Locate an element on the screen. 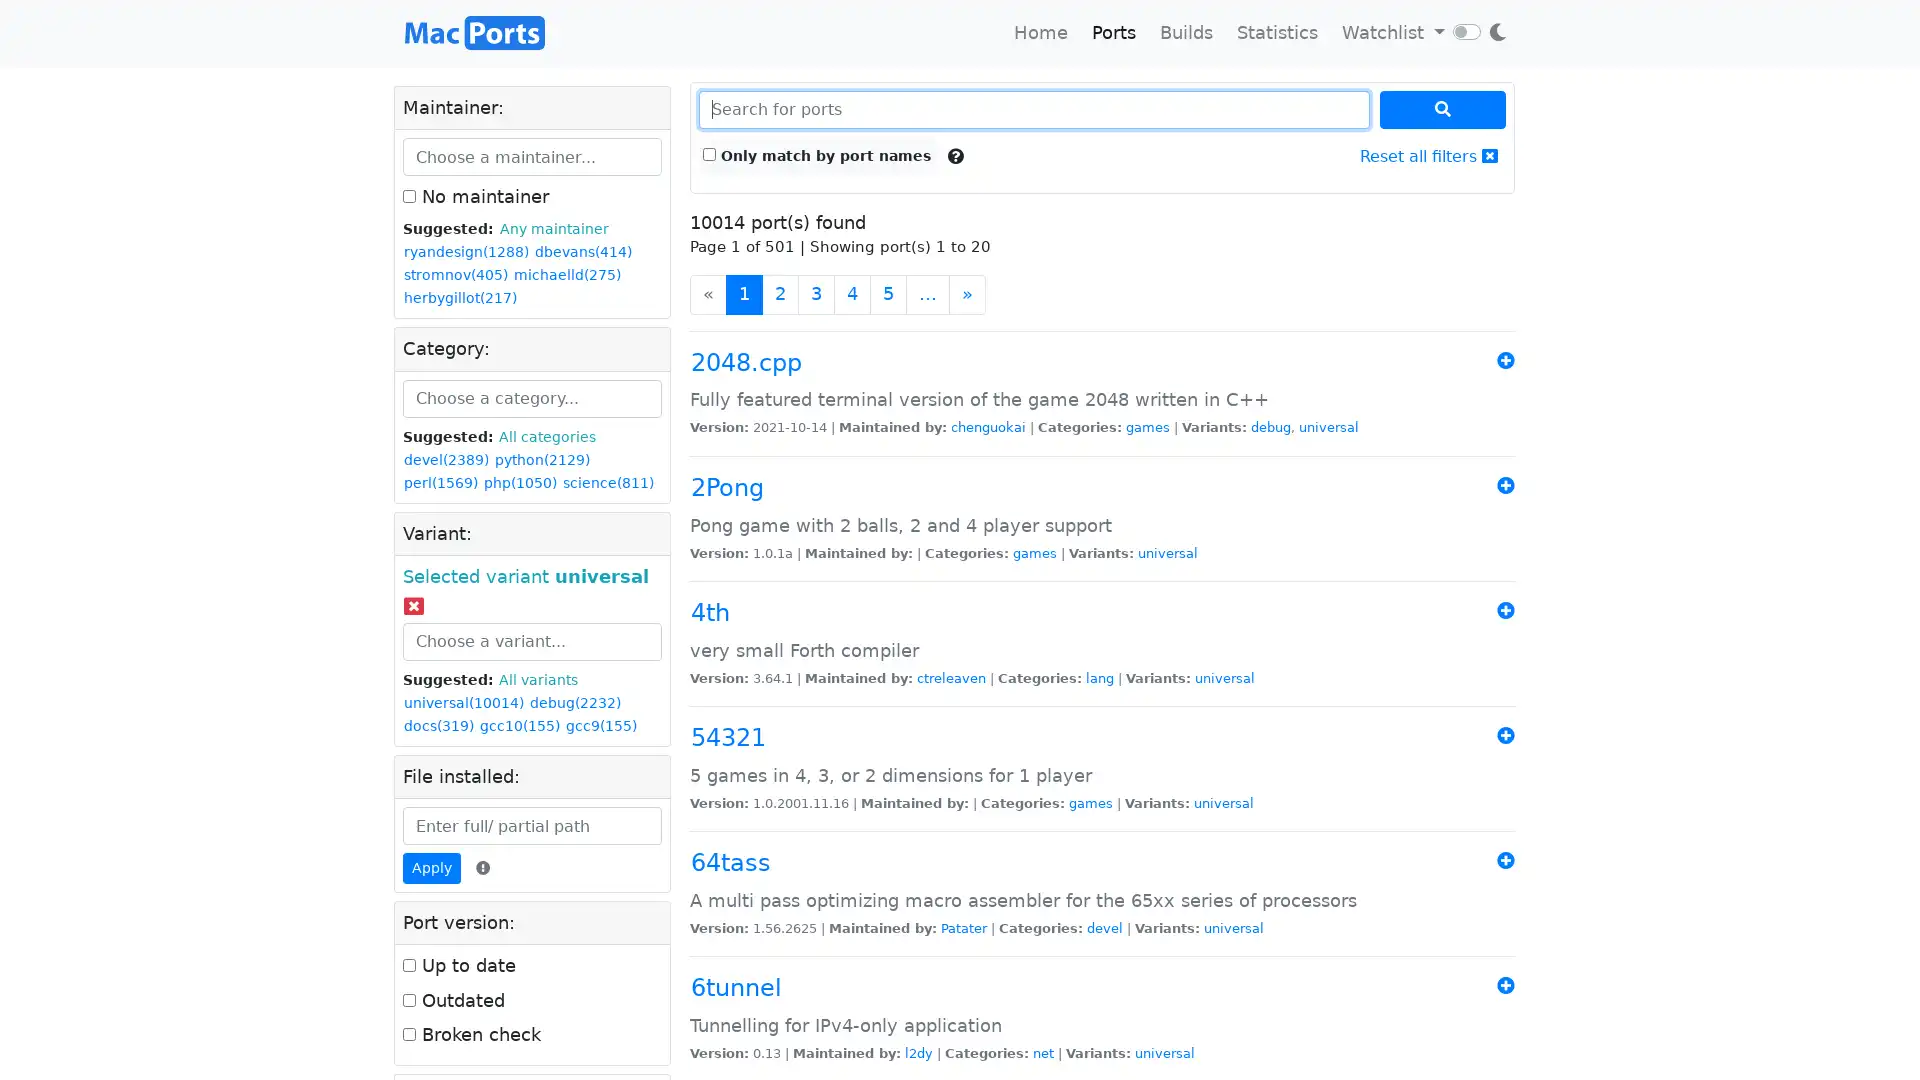 Image resolution: width=1920 pixels, height=1080 pixels. ryandesign(1288) is located at coordinates (465, 251).